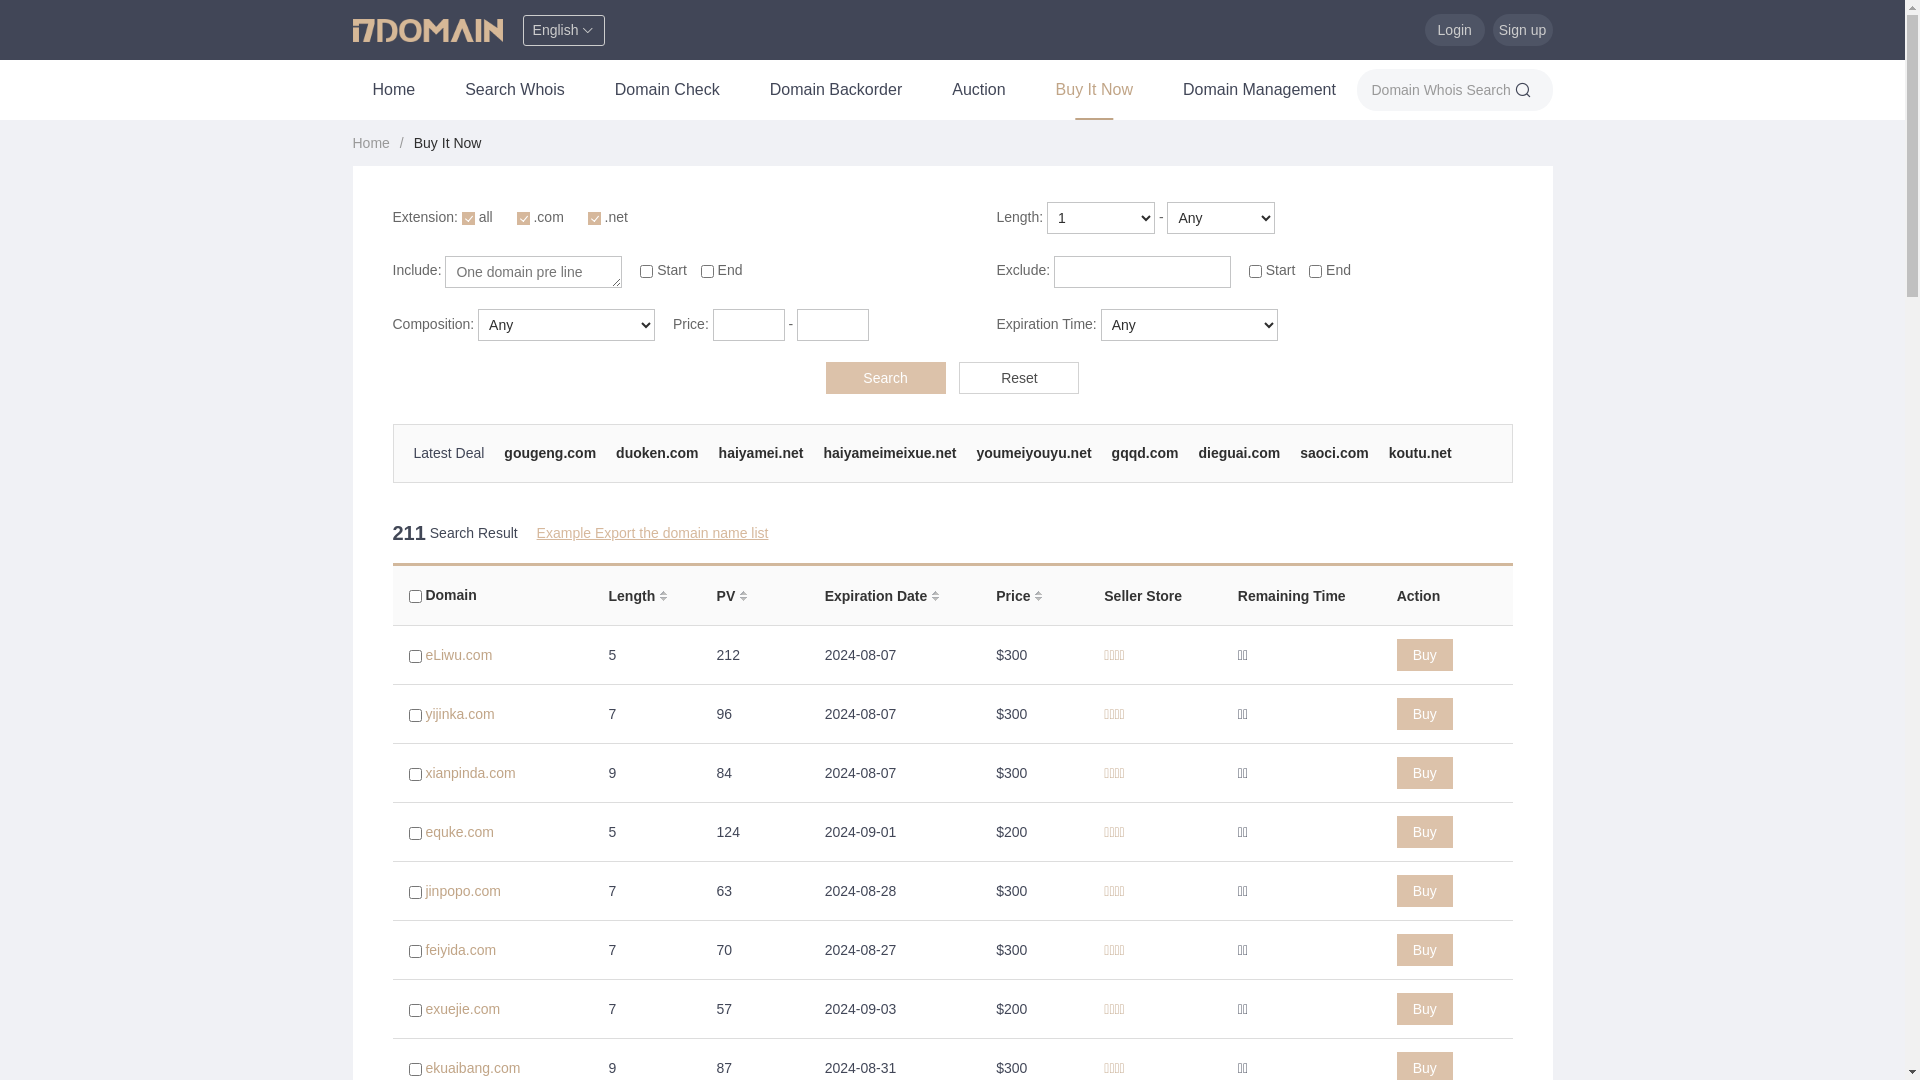 This screenshot has width=1920, height=1080. Describe the element at coordinates (1334, 452) in the screenshot. I see `'saoci.com'` at that location.